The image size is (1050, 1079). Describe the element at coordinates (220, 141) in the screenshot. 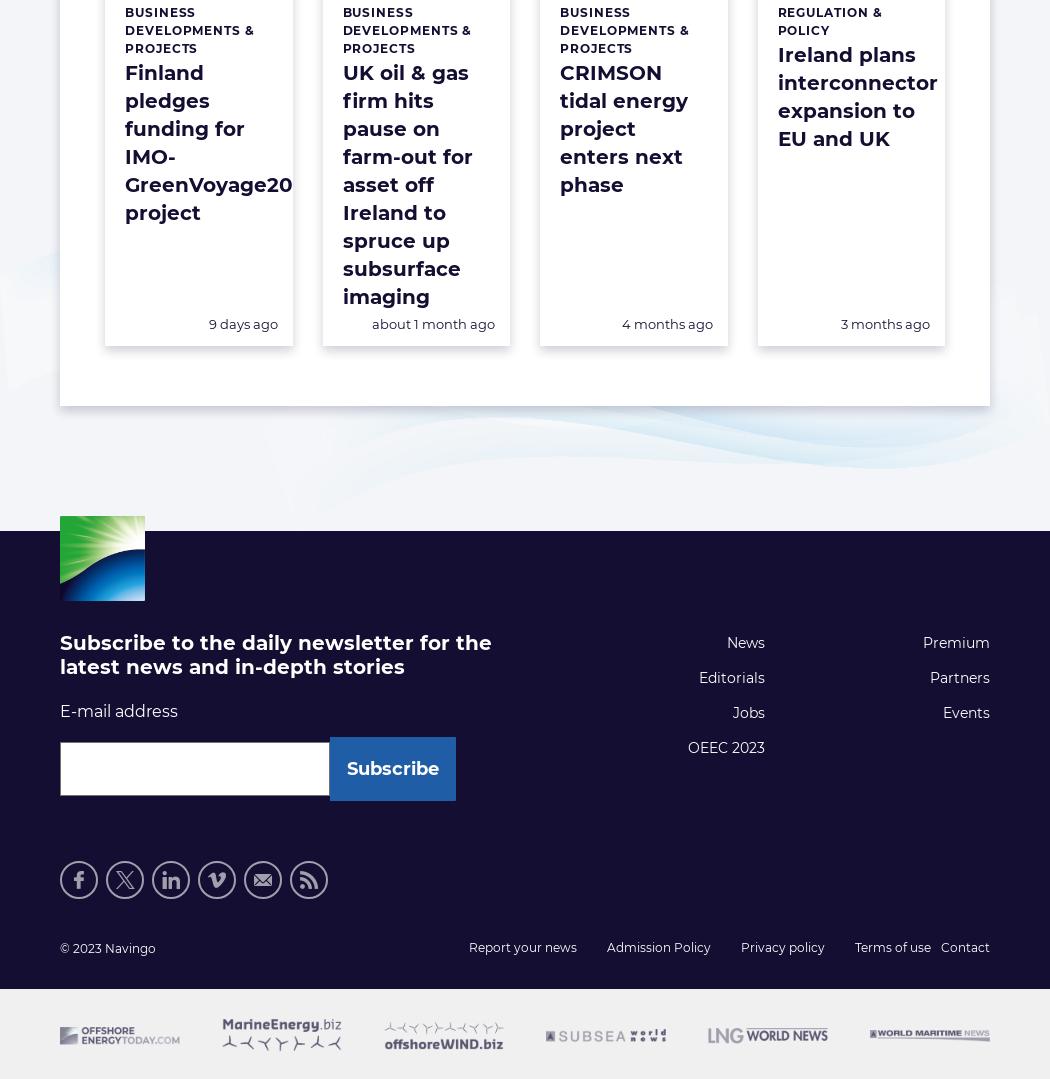

I see `'Finland pledges funding for IMO-GreenVoyage2050 project'` at that location.